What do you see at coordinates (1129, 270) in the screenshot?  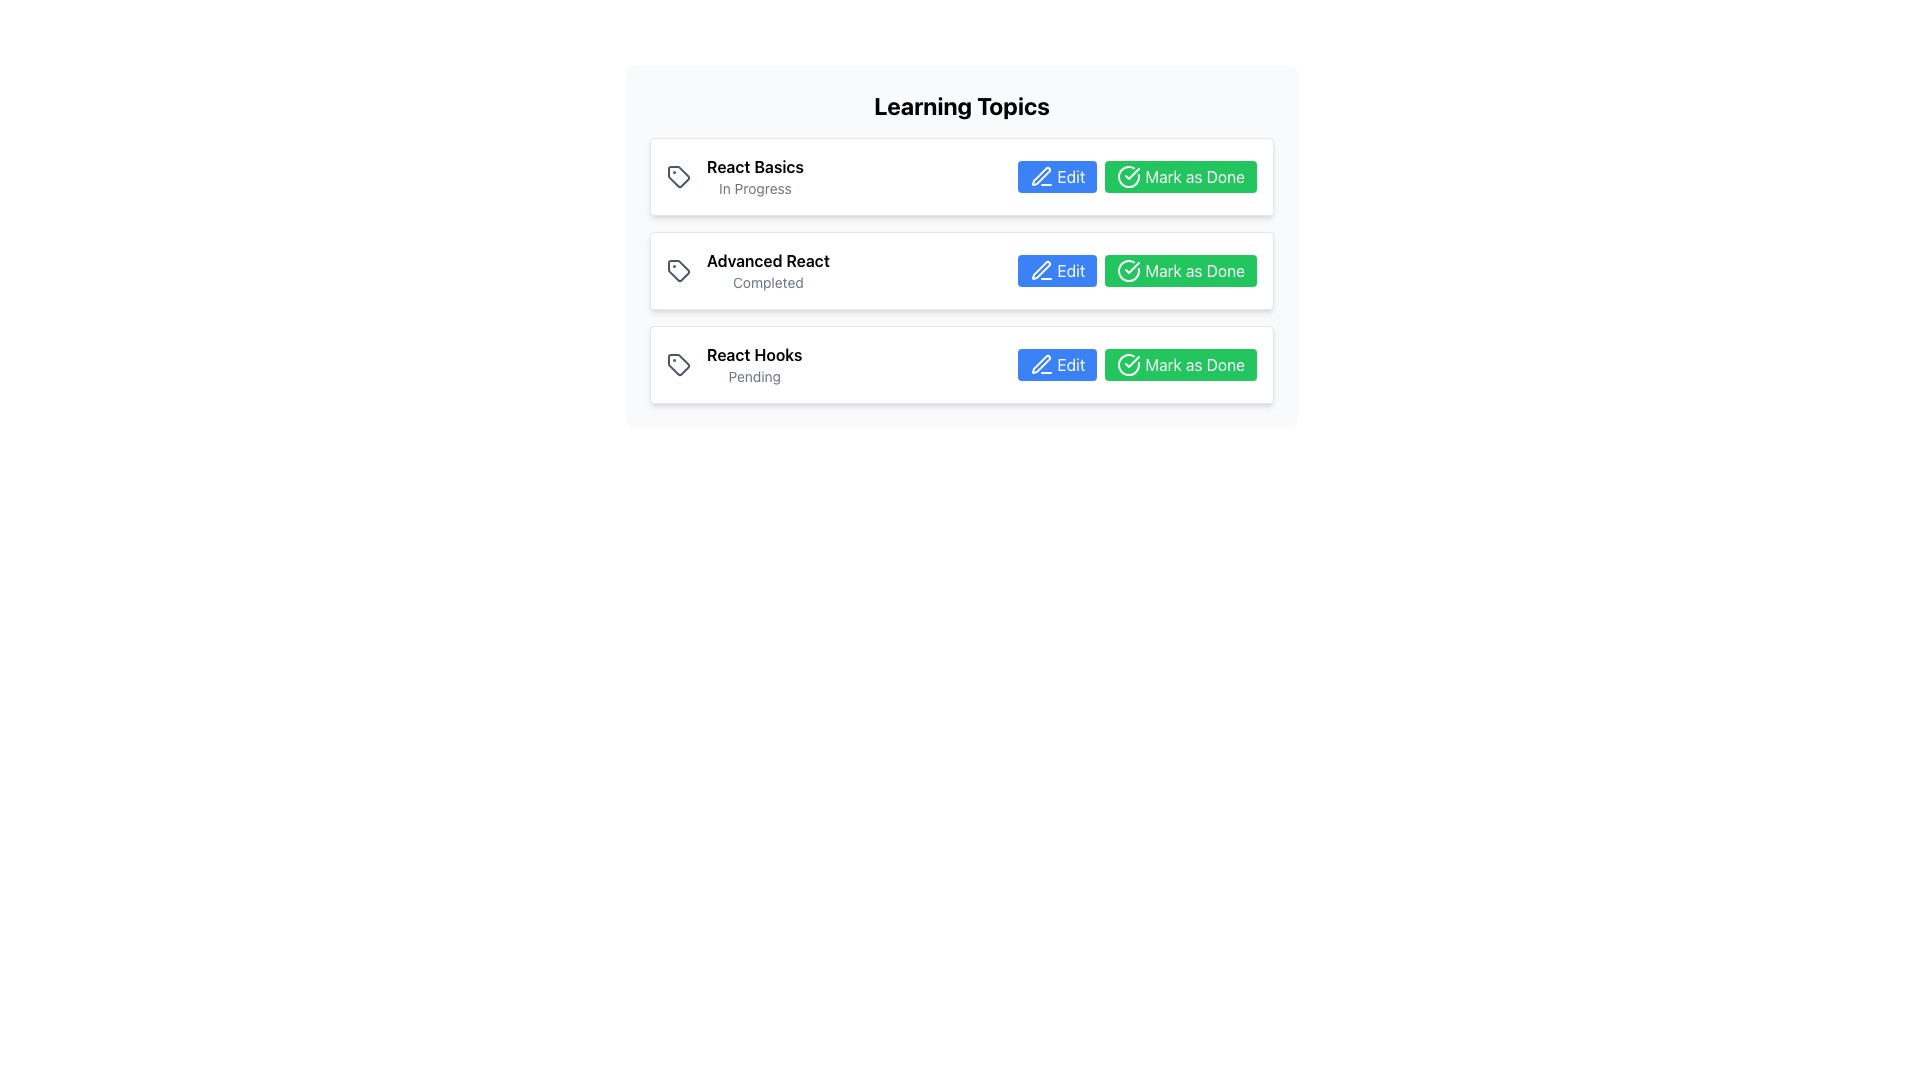 I see `the circular checkmark icon located near the left edge of the green 'Mark as Done' button` at bounding box center [1129, 270].